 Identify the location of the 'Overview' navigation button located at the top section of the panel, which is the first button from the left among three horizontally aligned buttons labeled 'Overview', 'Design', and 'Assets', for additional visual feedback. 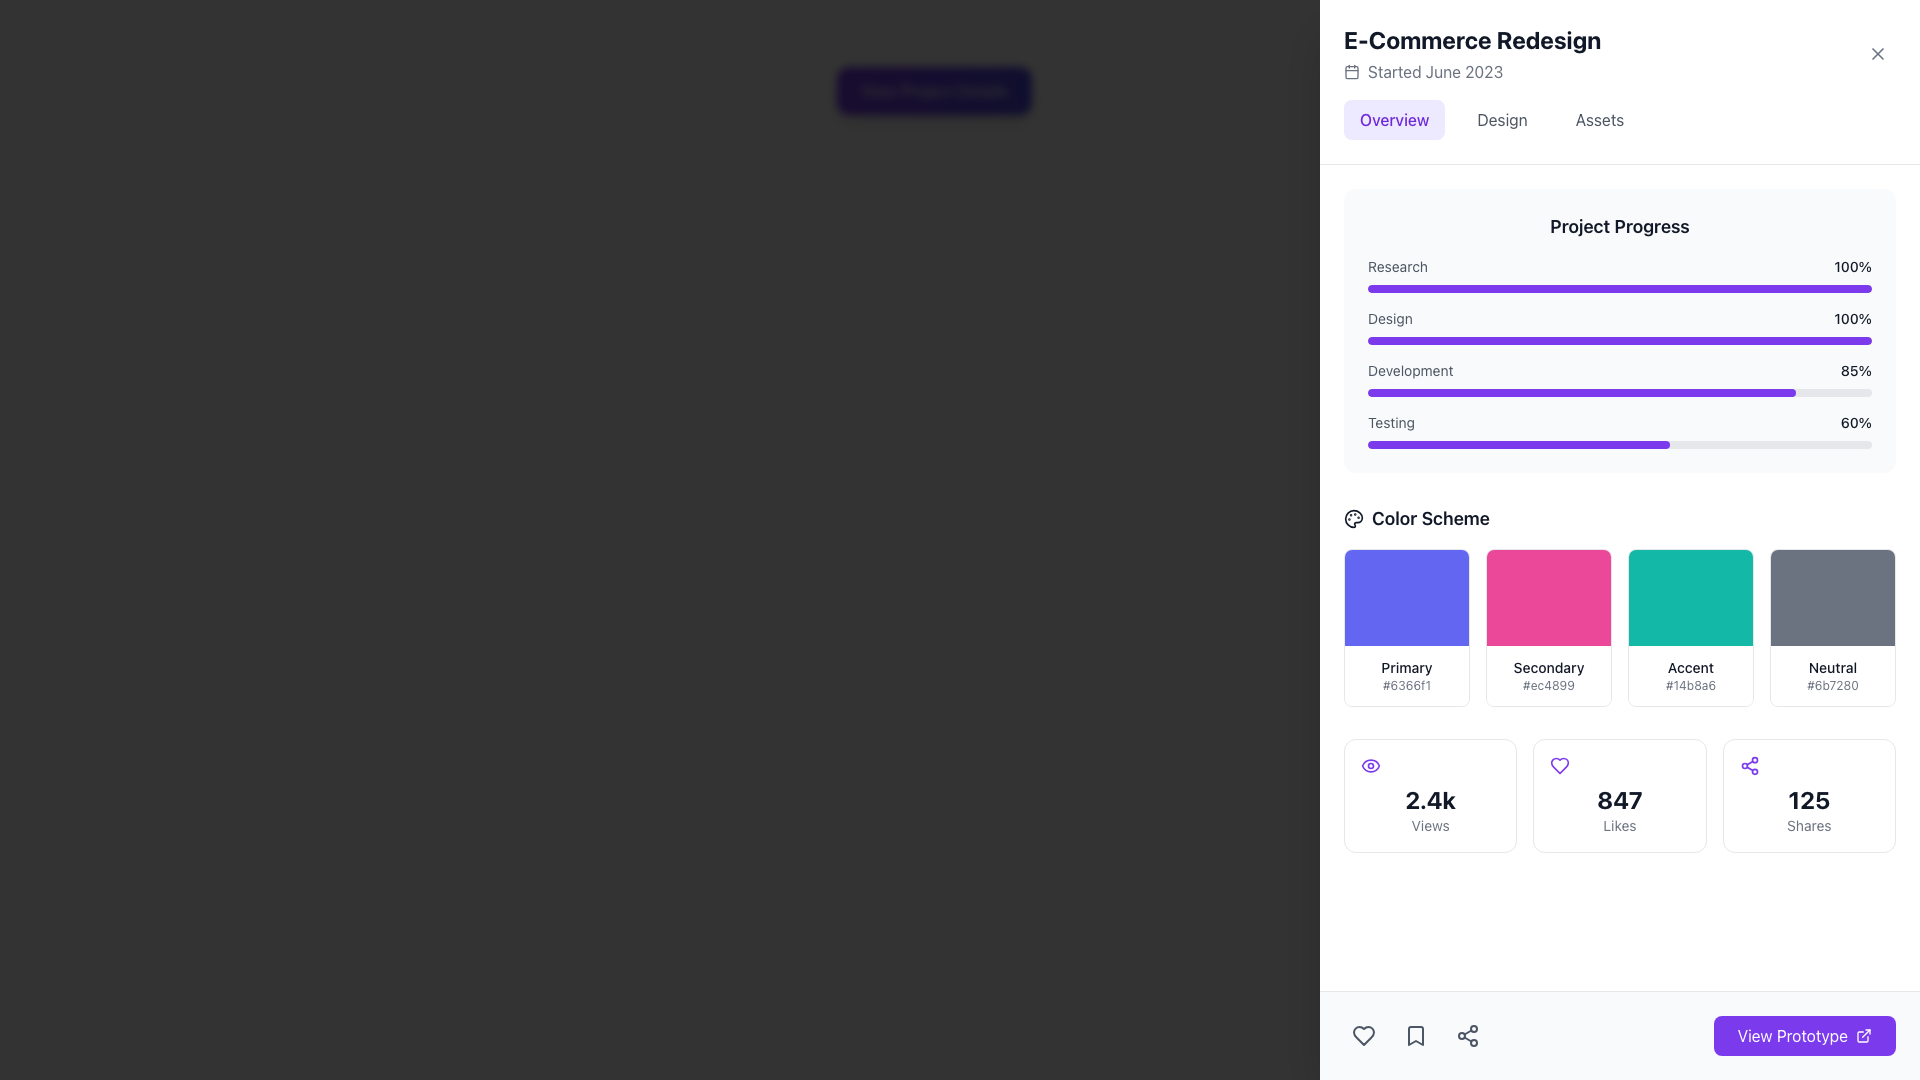
(1393, 119).